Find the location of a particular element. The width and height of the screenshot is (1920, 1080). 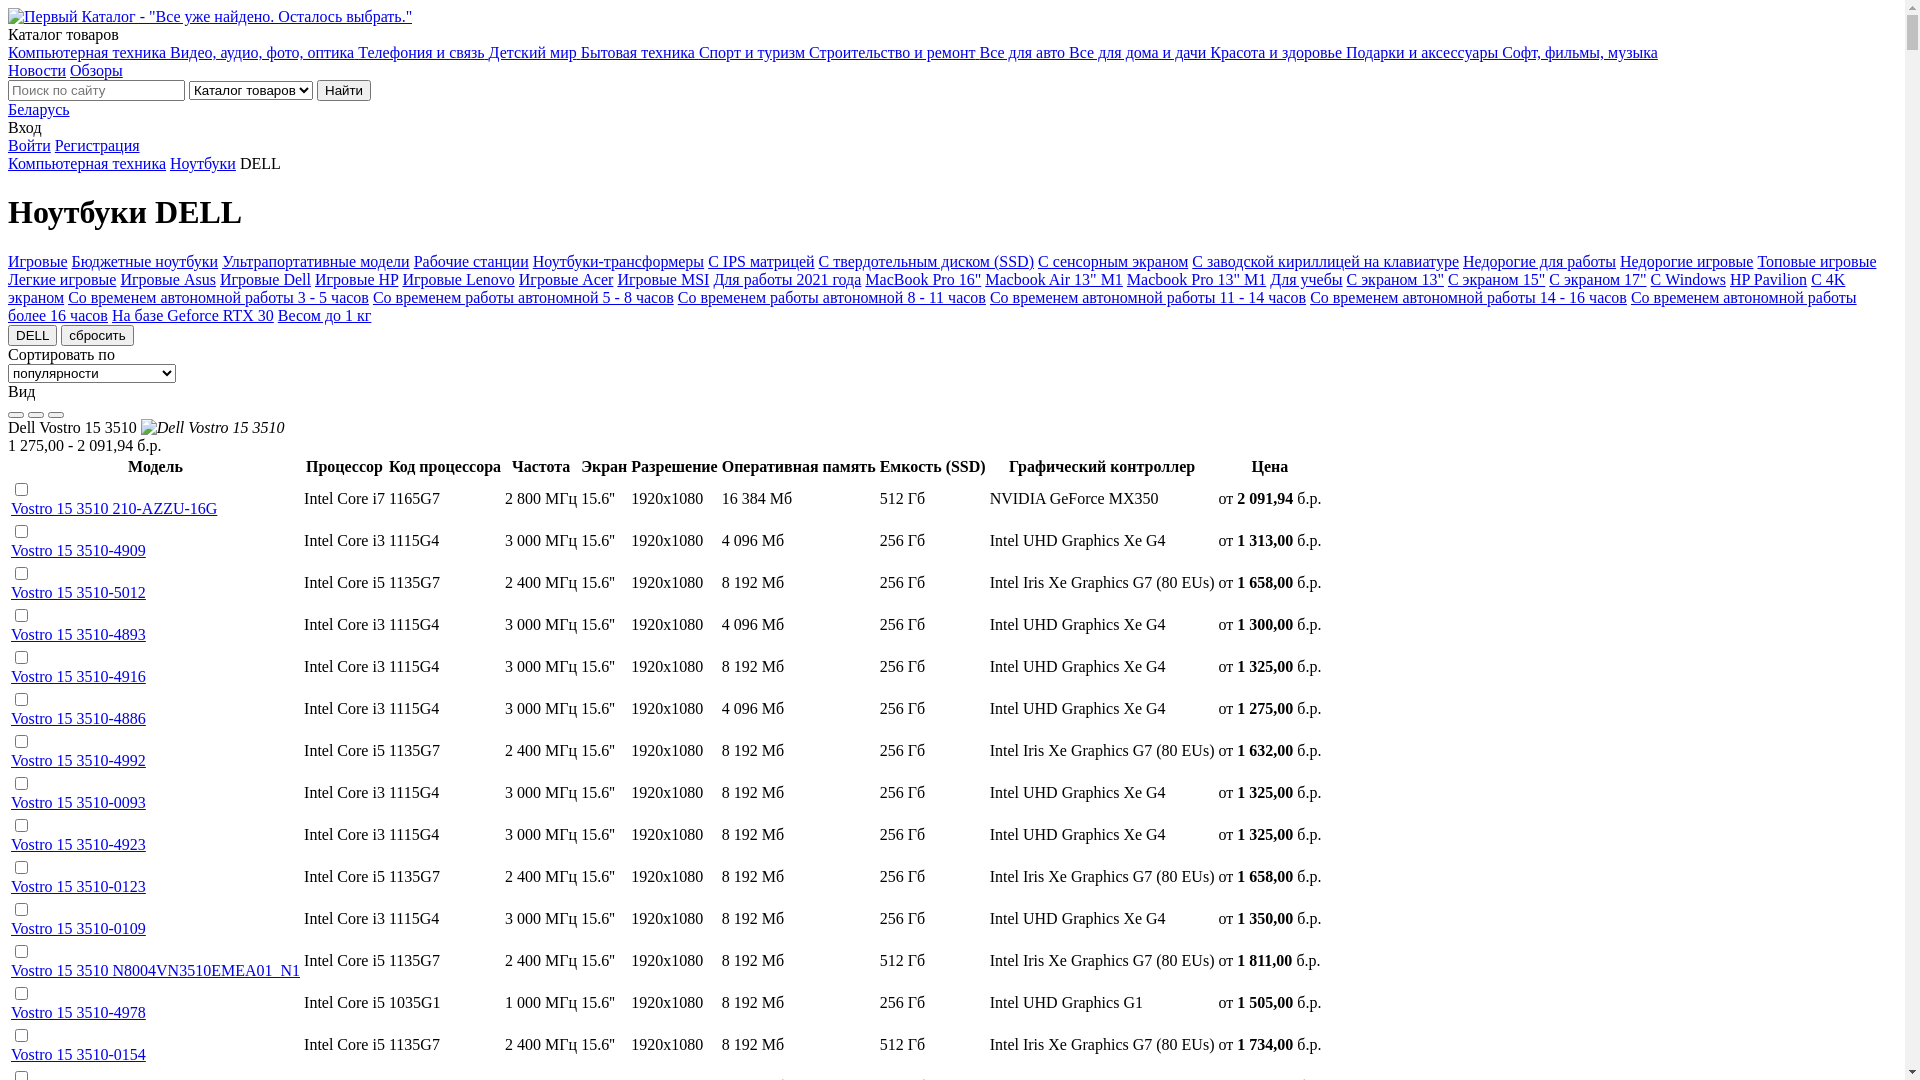

'Vostro 15 3510 210-AZZU-16G' is located at coordinates (113, 507).